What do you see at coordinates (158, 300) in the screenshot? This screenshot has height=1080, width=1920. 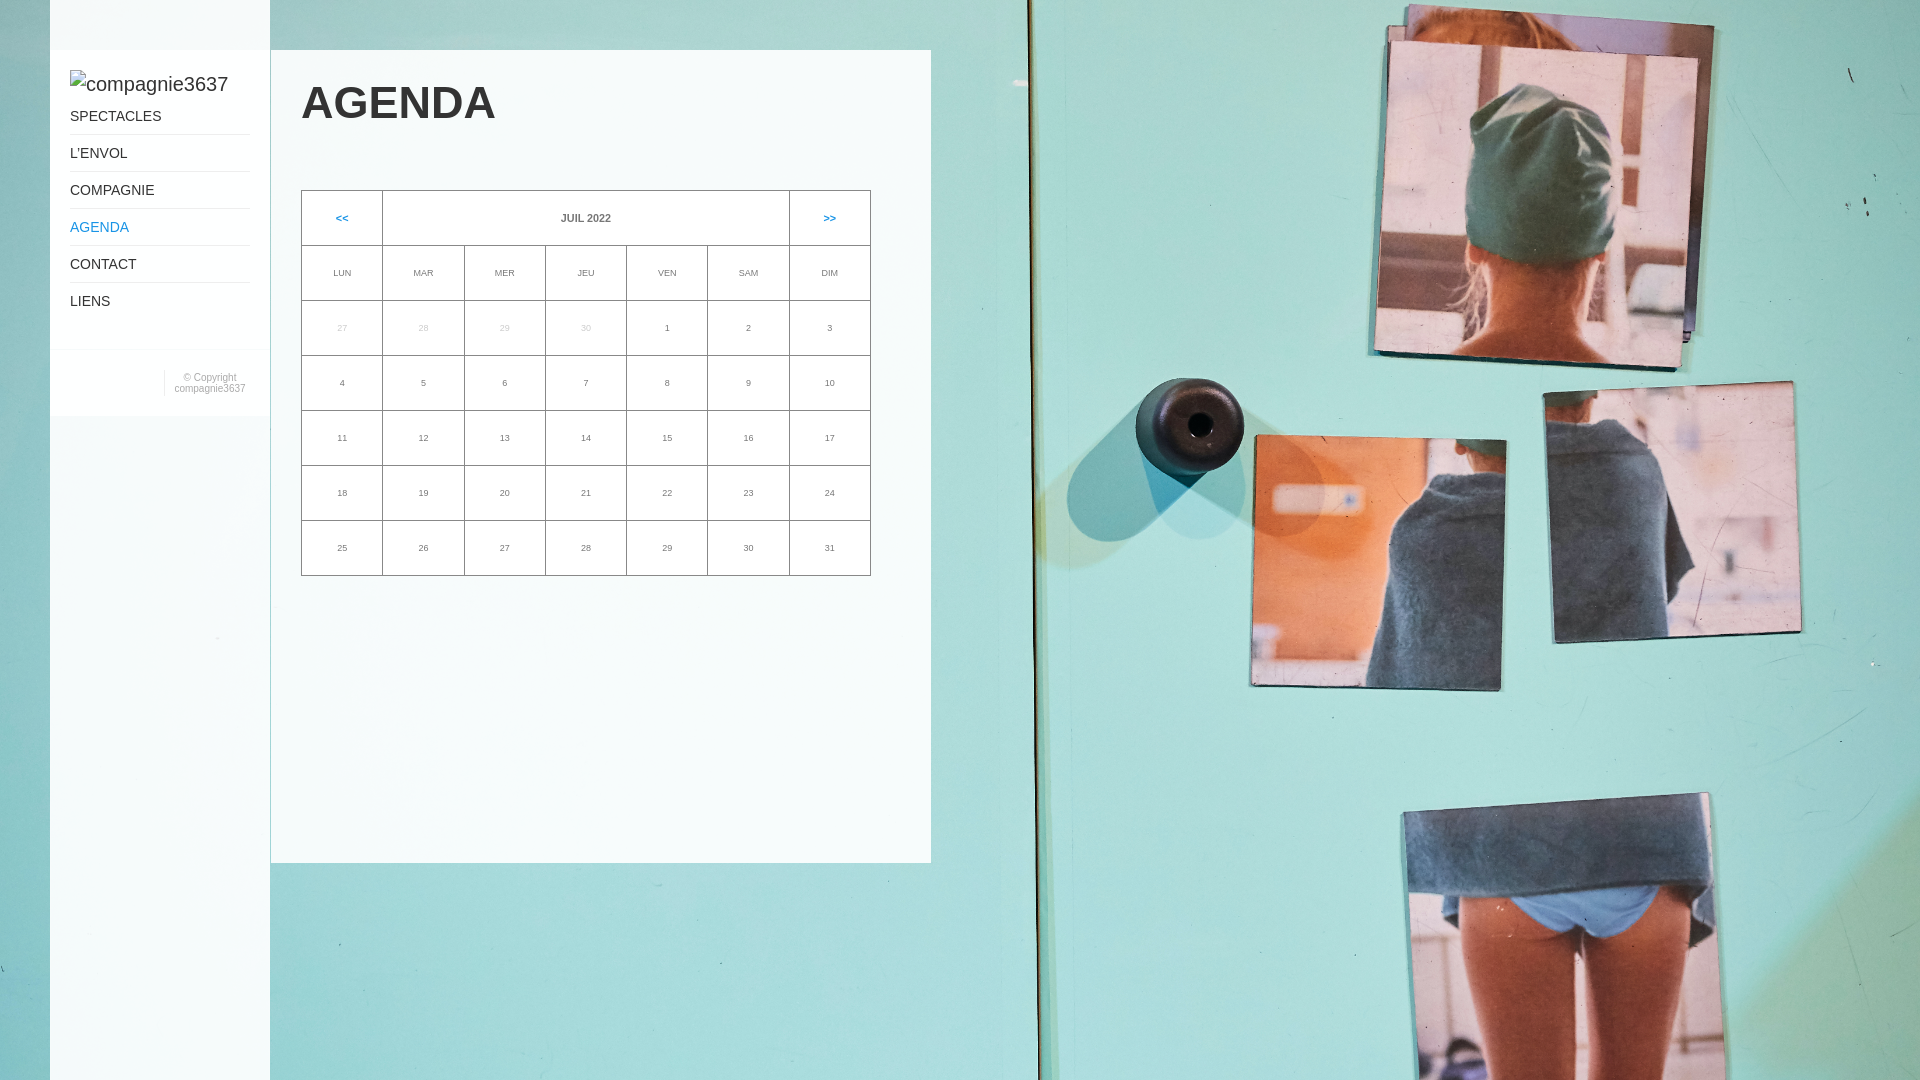 I see `'LIENS'` at bounding box center [158, 300].